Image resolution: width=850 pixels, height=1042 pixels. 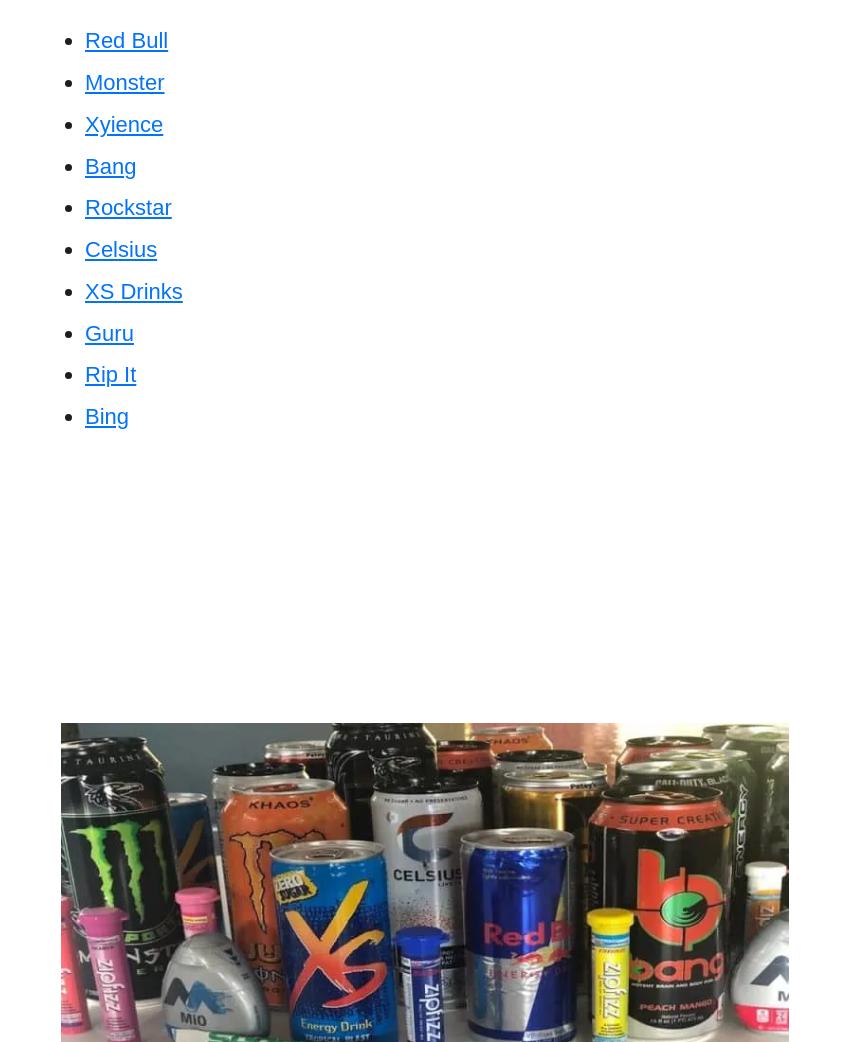 I want to click on 'Xyience', so click(x=85, y=123).